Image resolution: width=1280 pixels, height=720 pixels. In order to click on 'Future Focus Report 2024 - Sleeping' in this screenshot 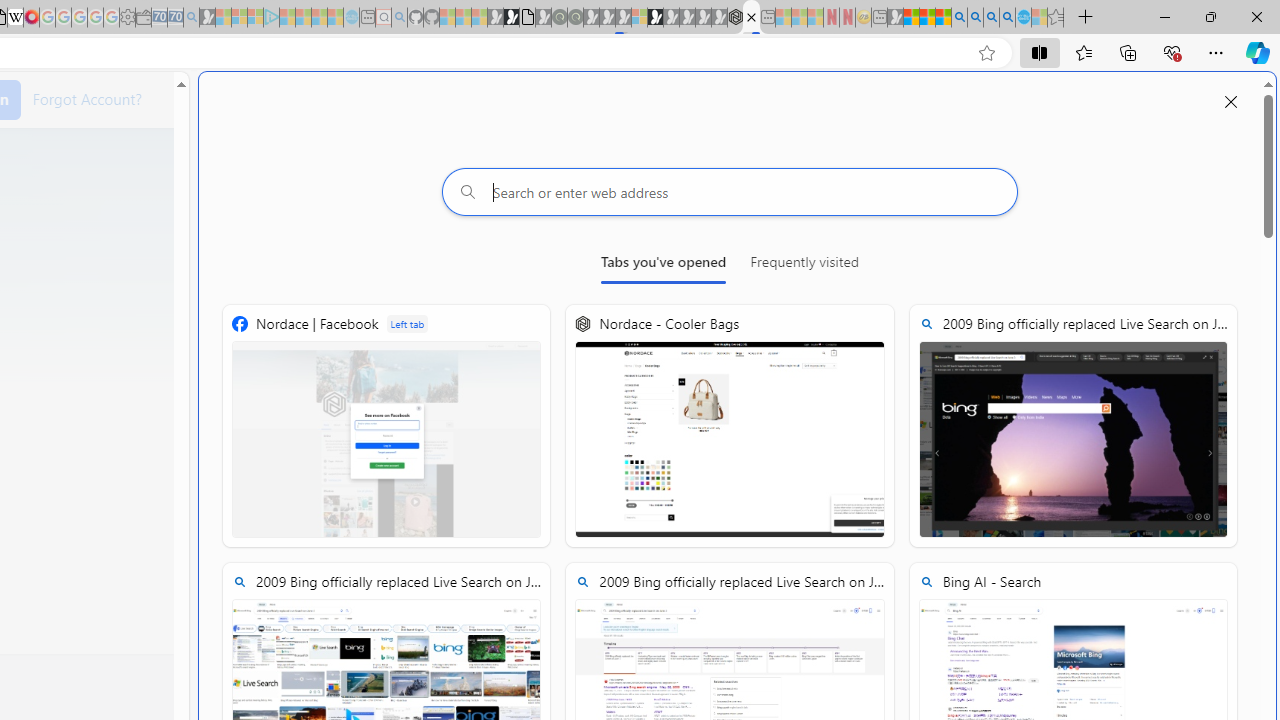, I will do `click(574, 17)`.